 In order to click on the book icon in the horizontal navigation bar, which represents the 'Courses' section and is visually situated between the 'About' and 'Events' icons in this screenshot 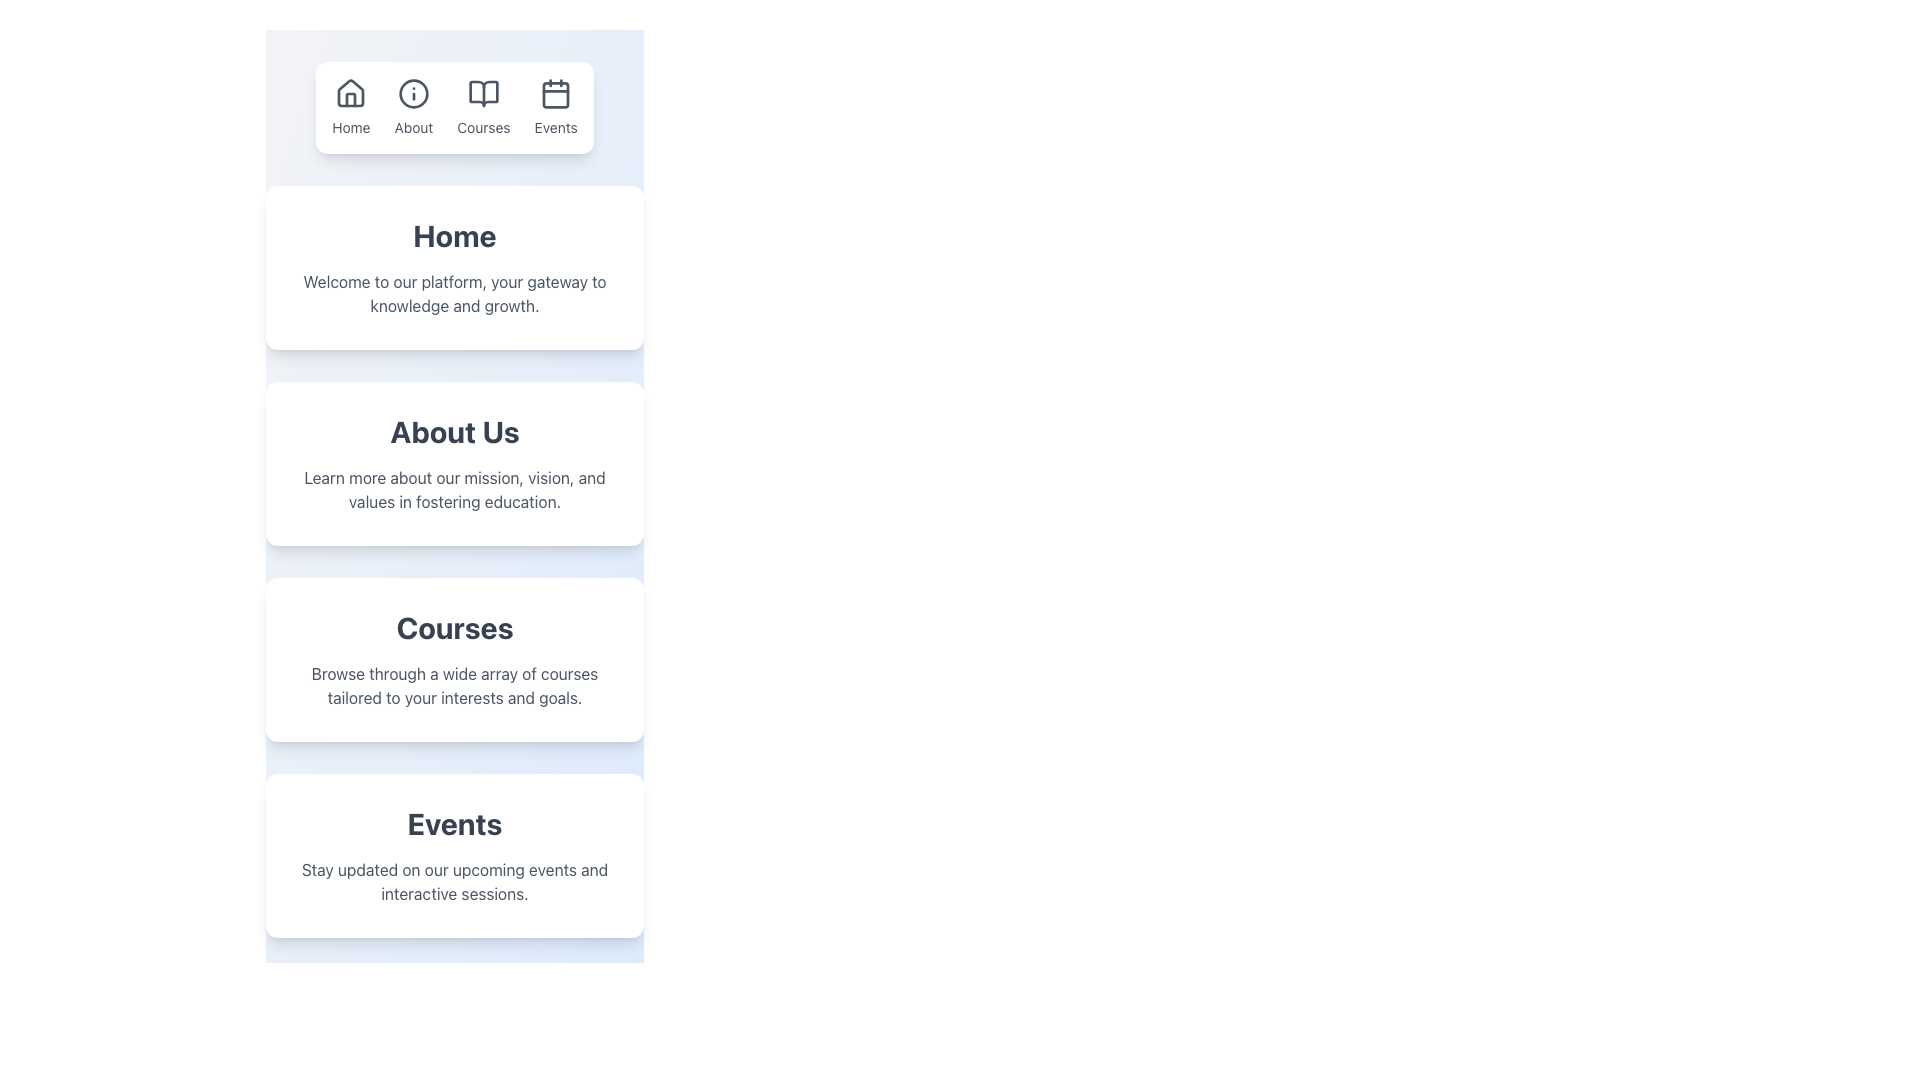, I will do `click(483, 93)`.